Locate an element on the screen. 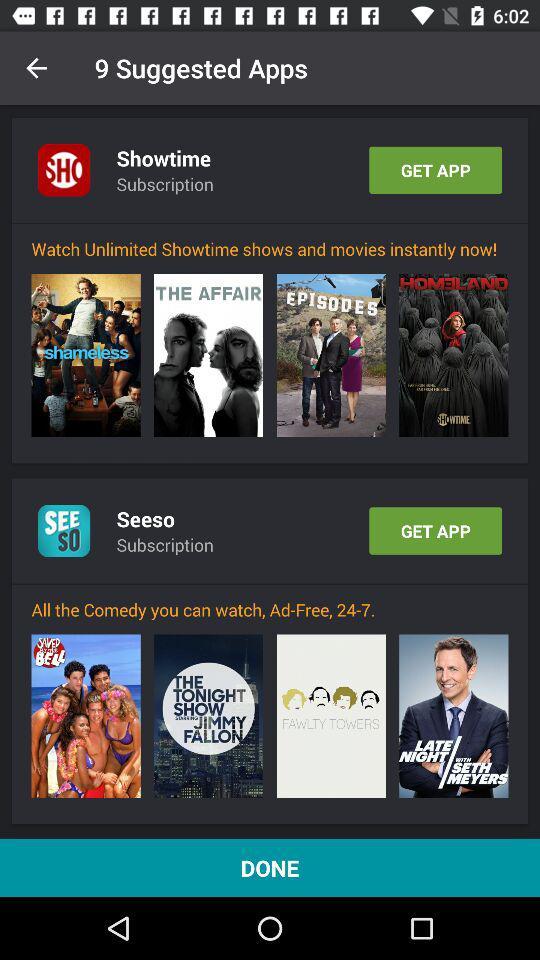 Image resolution: width=540 pixels, height=960 pixels. the watch unlimited showtime icon is located at coordinates (270, 248).